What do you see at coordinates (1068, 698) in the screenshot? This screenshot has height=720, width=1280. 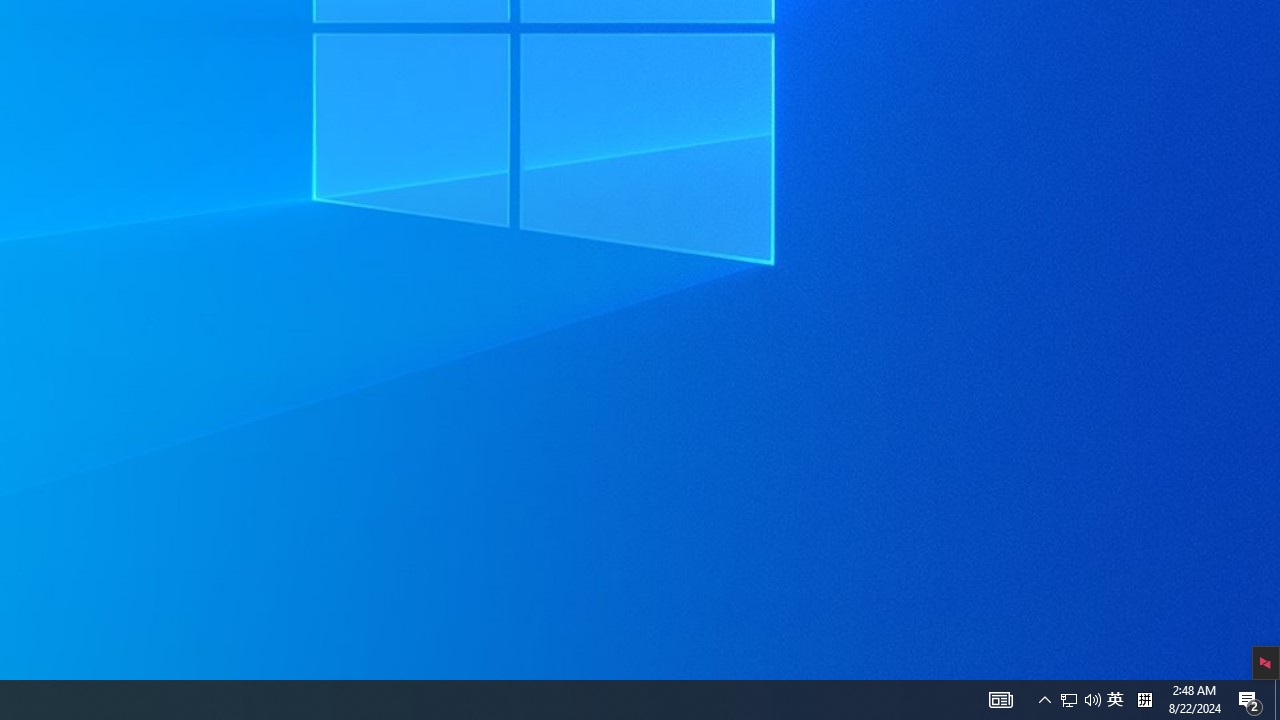 I see `'User Promoted Notification Area'` at bounding box center [1068, 698].